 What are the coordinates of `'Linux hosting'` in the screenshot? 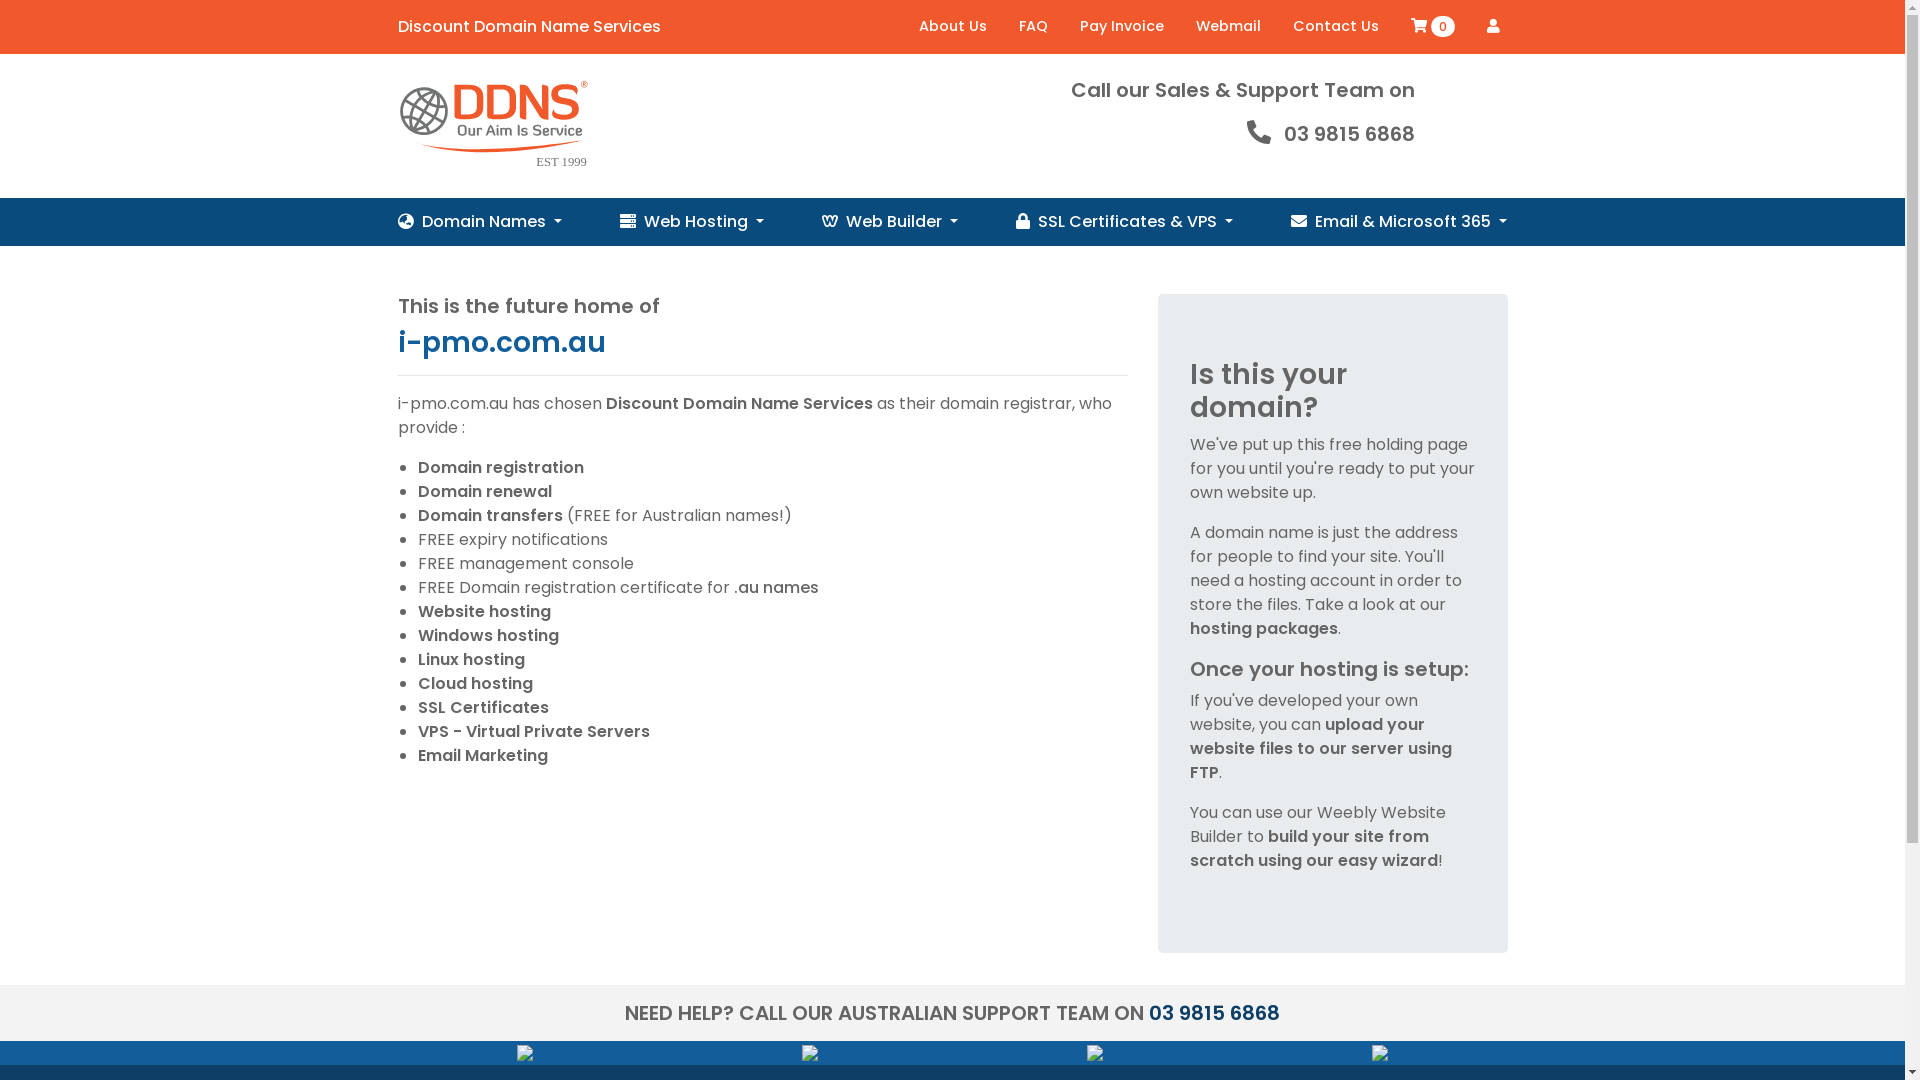 It's located at (470, 659).